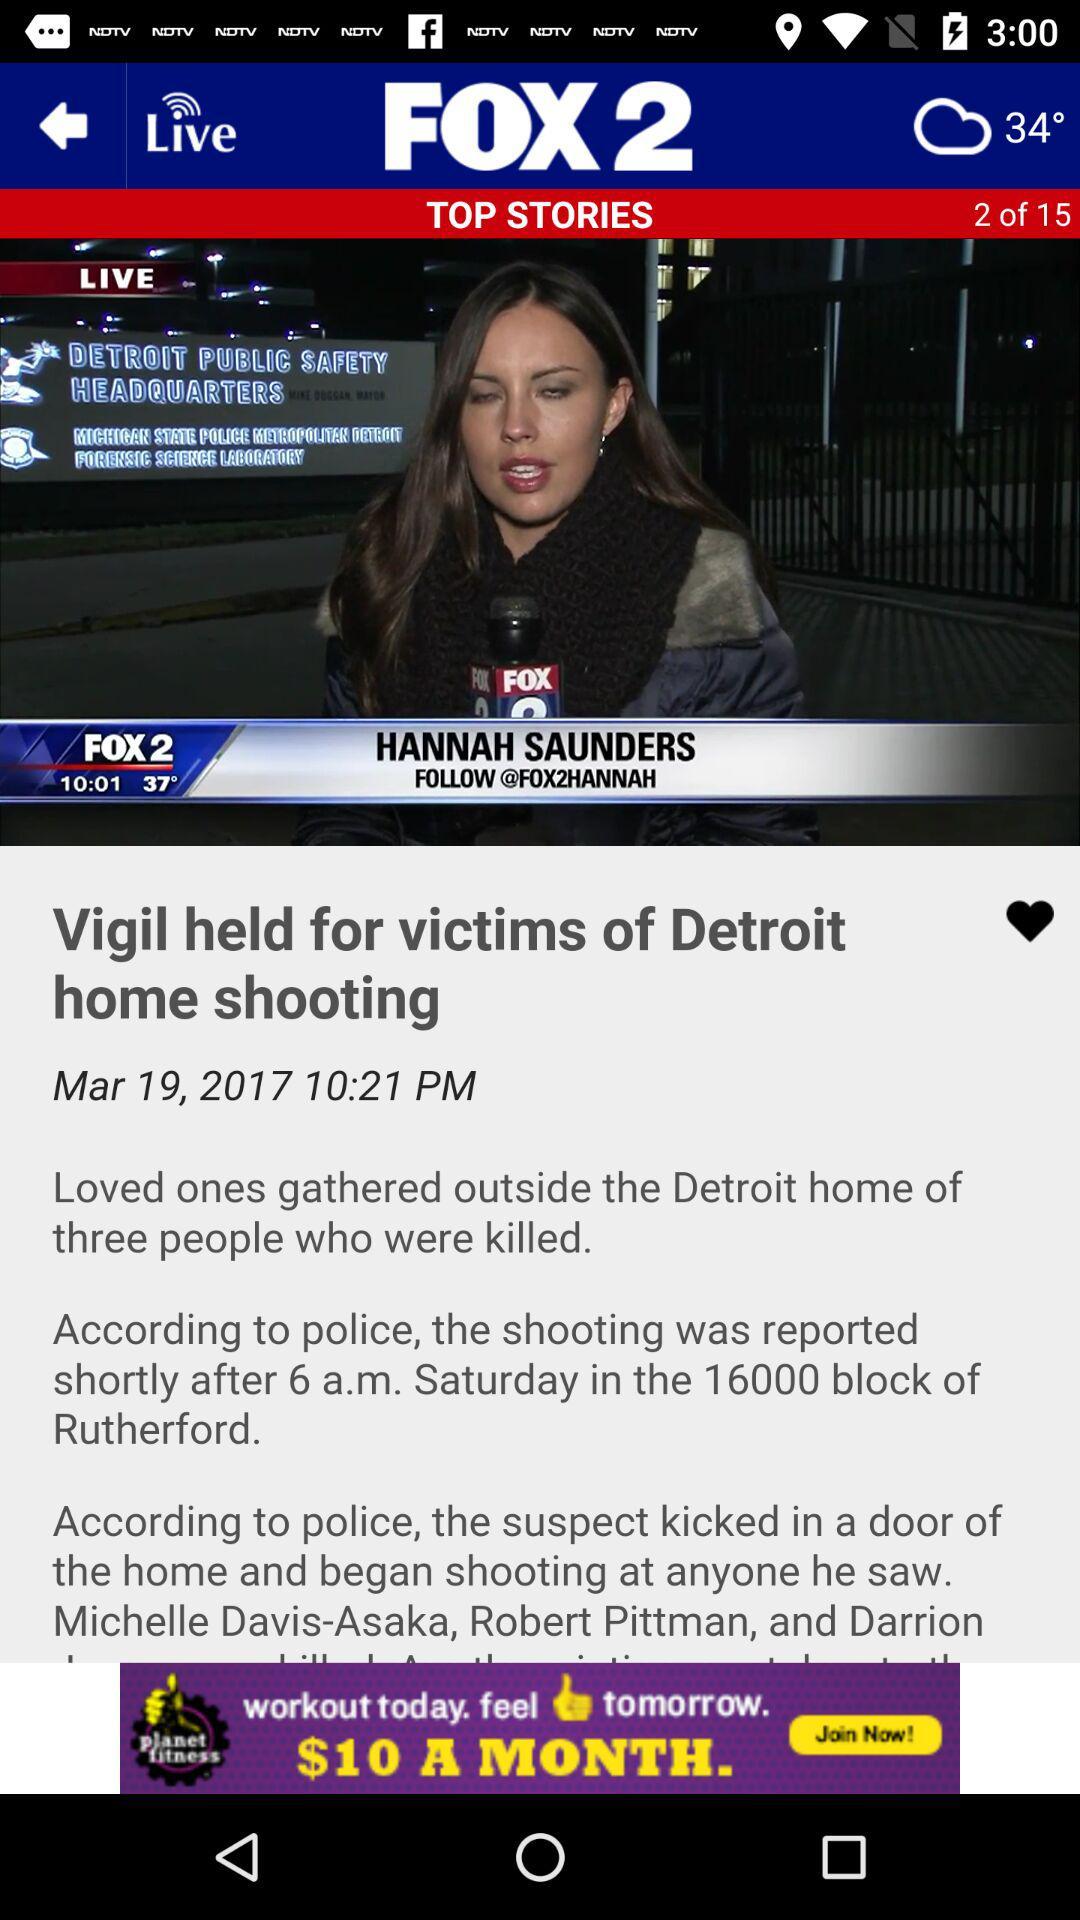 The image size is (1080, 1920). Describe the element at coordinates (61, 124) in the screenshot. I see `go back` at that location.